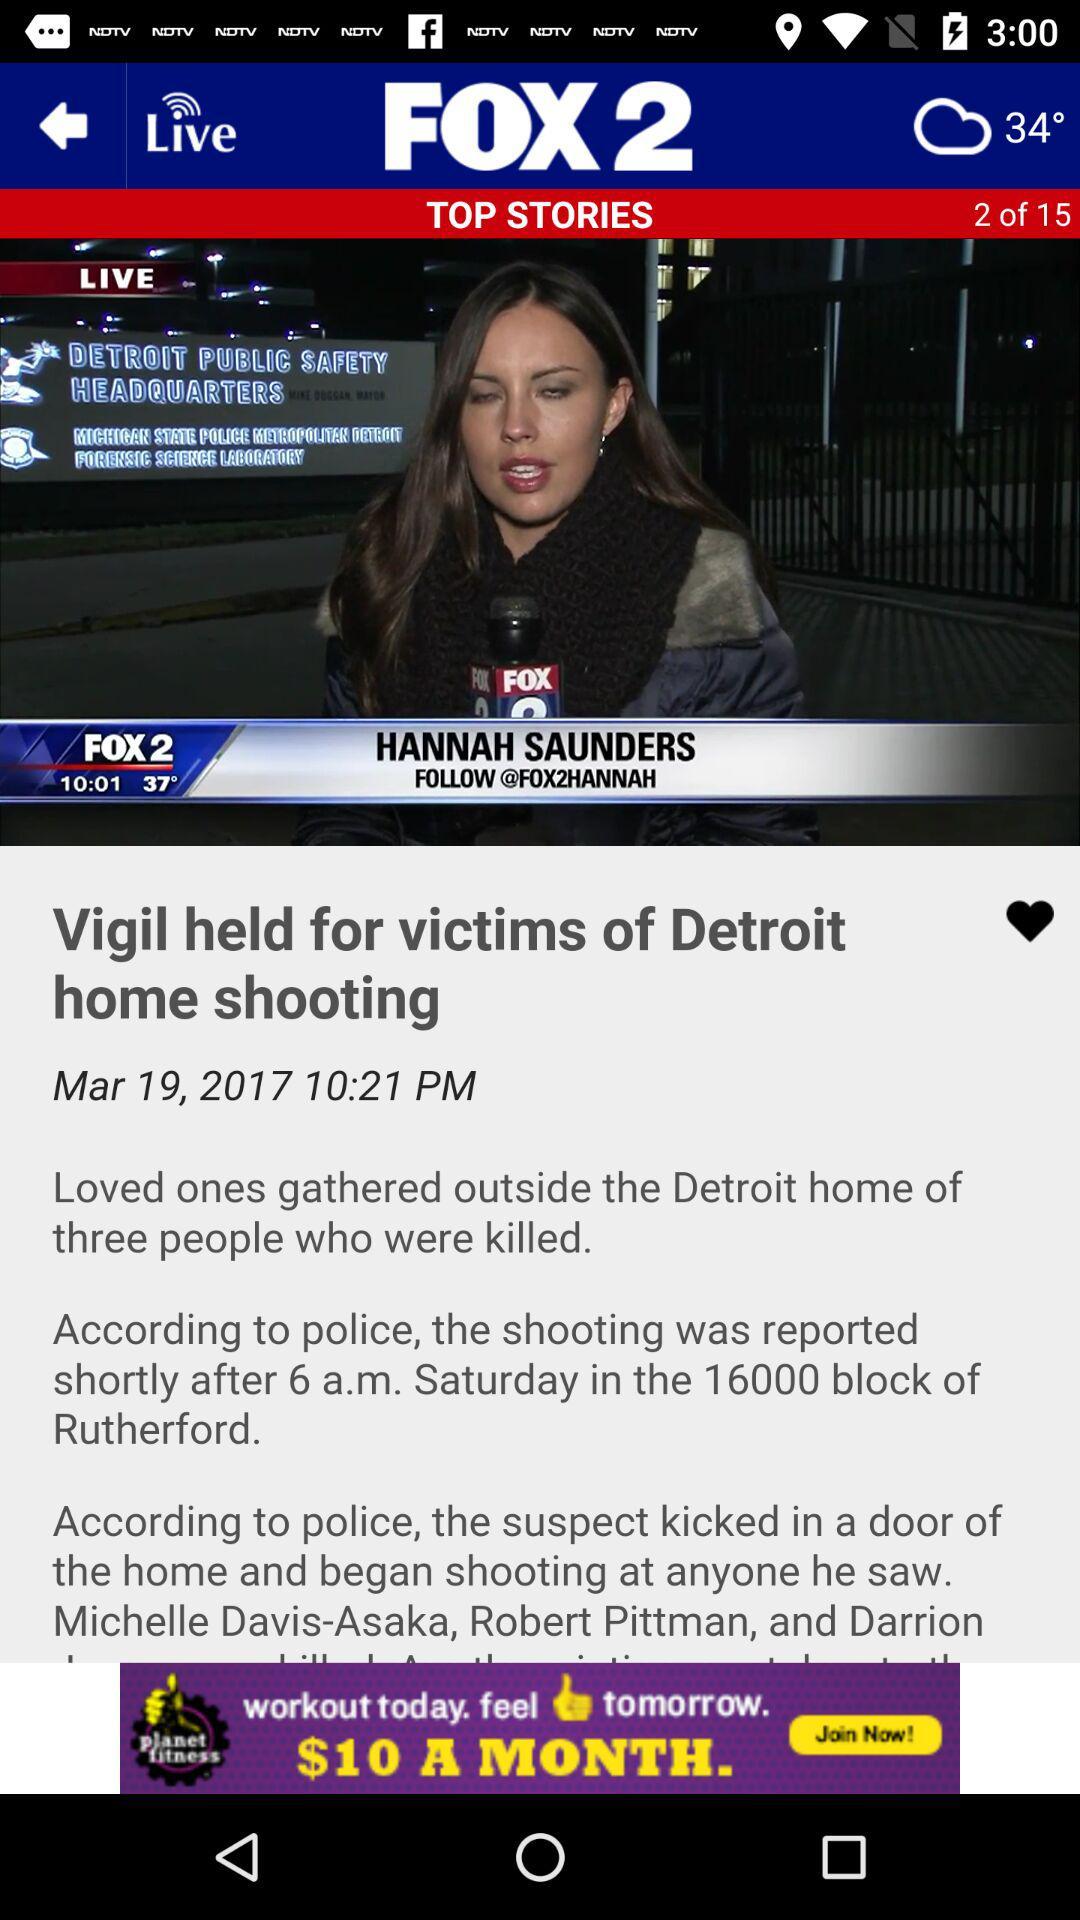 The image size is (1080, 1920). Describe the element at coordinates (61, 124) in the screenshot. I see `go back` at that location.